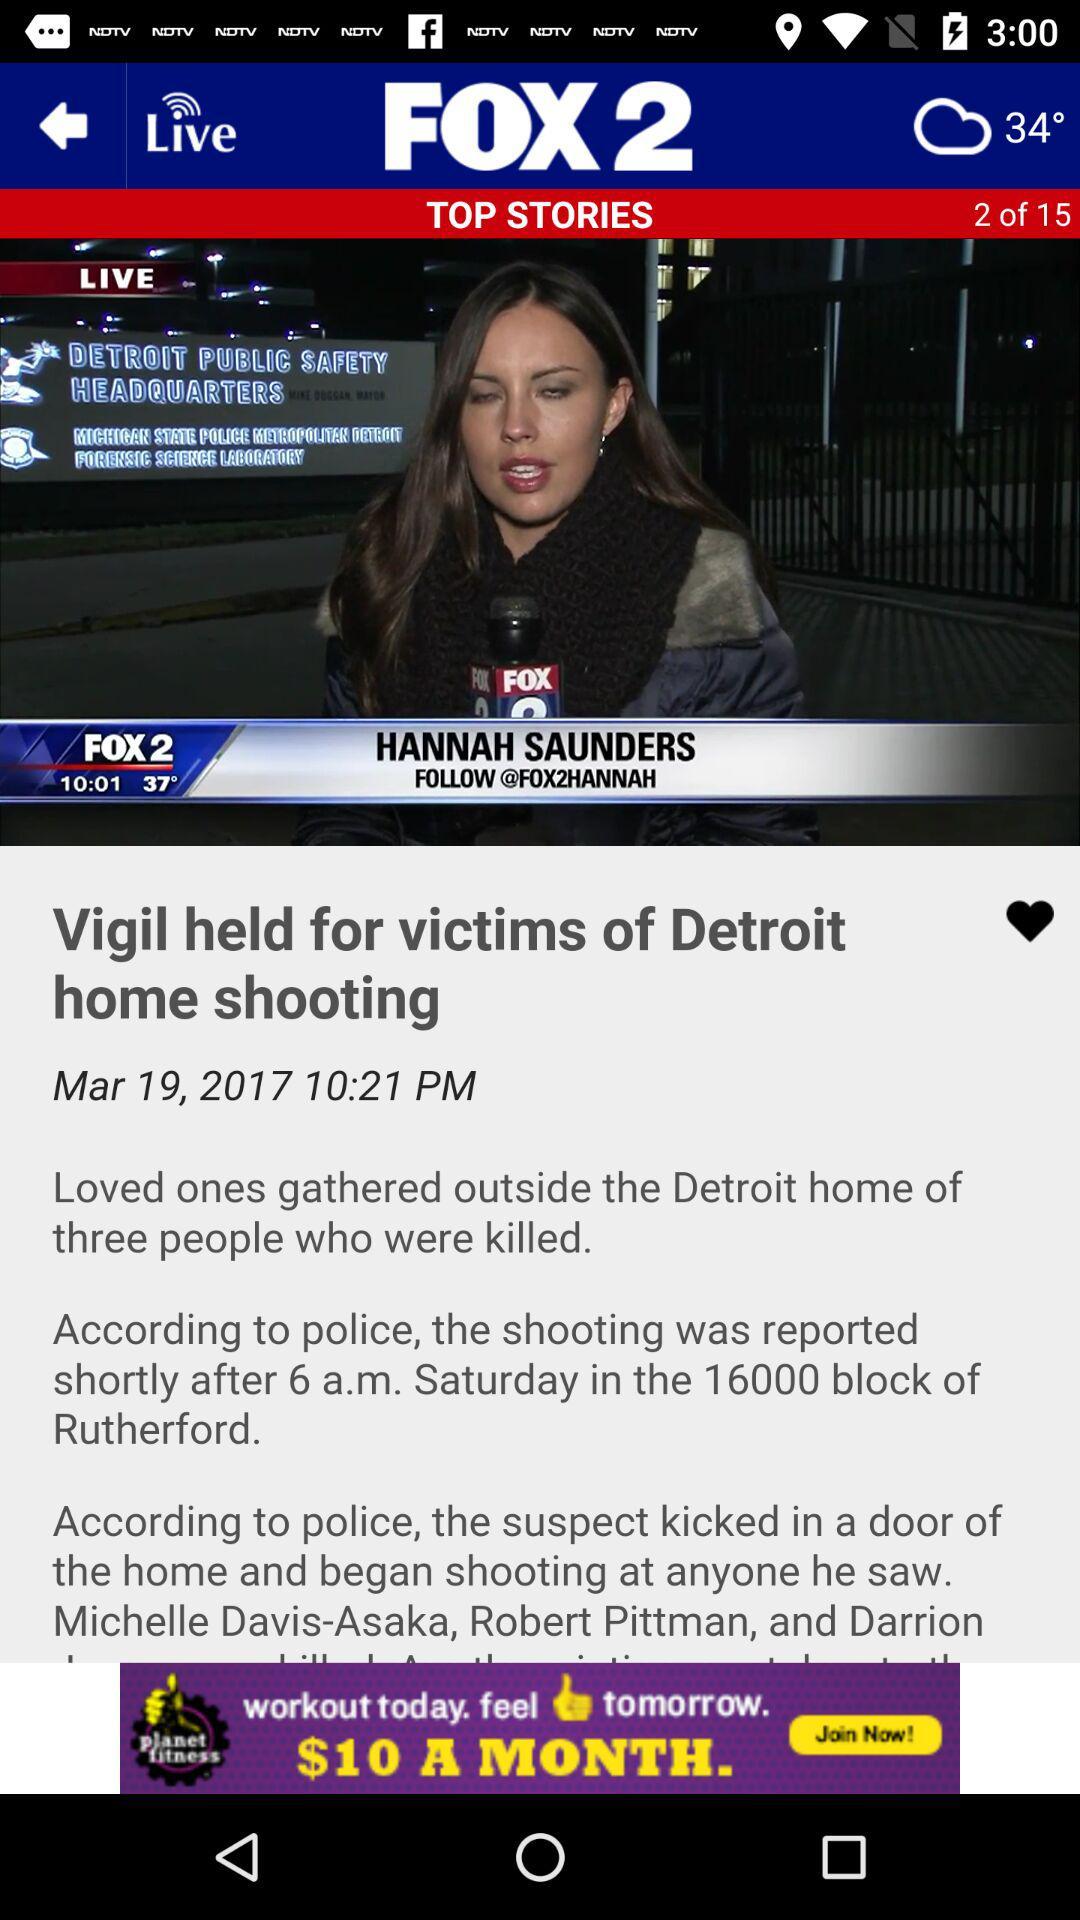 The image size is (1080, 1920). Describe the element at coordinates (61, 124) in the screenshot. I see `go back` at that location.